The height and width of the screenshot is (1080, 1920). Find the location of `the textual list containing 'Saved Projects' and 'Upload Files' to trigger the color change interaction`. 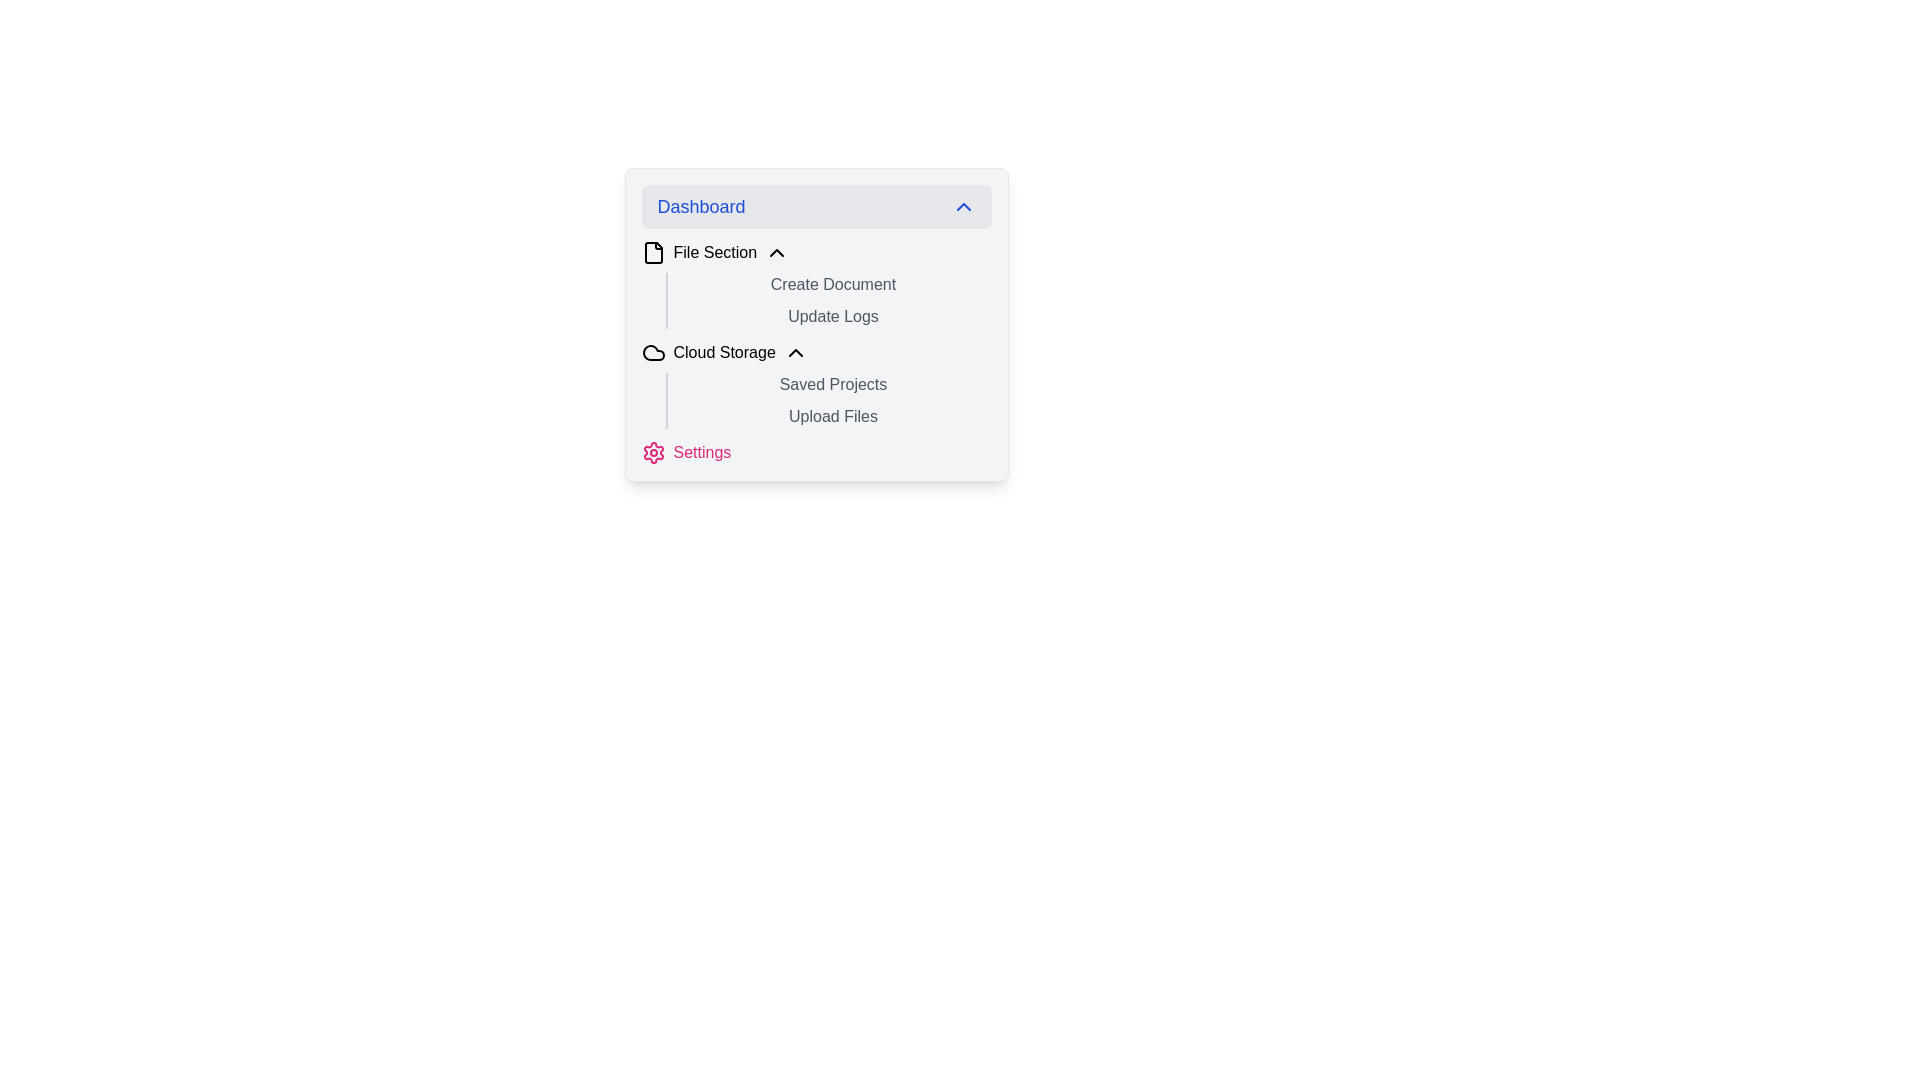

the textual list containing 'Saved Projects' and 'Upload Files' to trigger the color change interaction is located at coordinates (828, 401).